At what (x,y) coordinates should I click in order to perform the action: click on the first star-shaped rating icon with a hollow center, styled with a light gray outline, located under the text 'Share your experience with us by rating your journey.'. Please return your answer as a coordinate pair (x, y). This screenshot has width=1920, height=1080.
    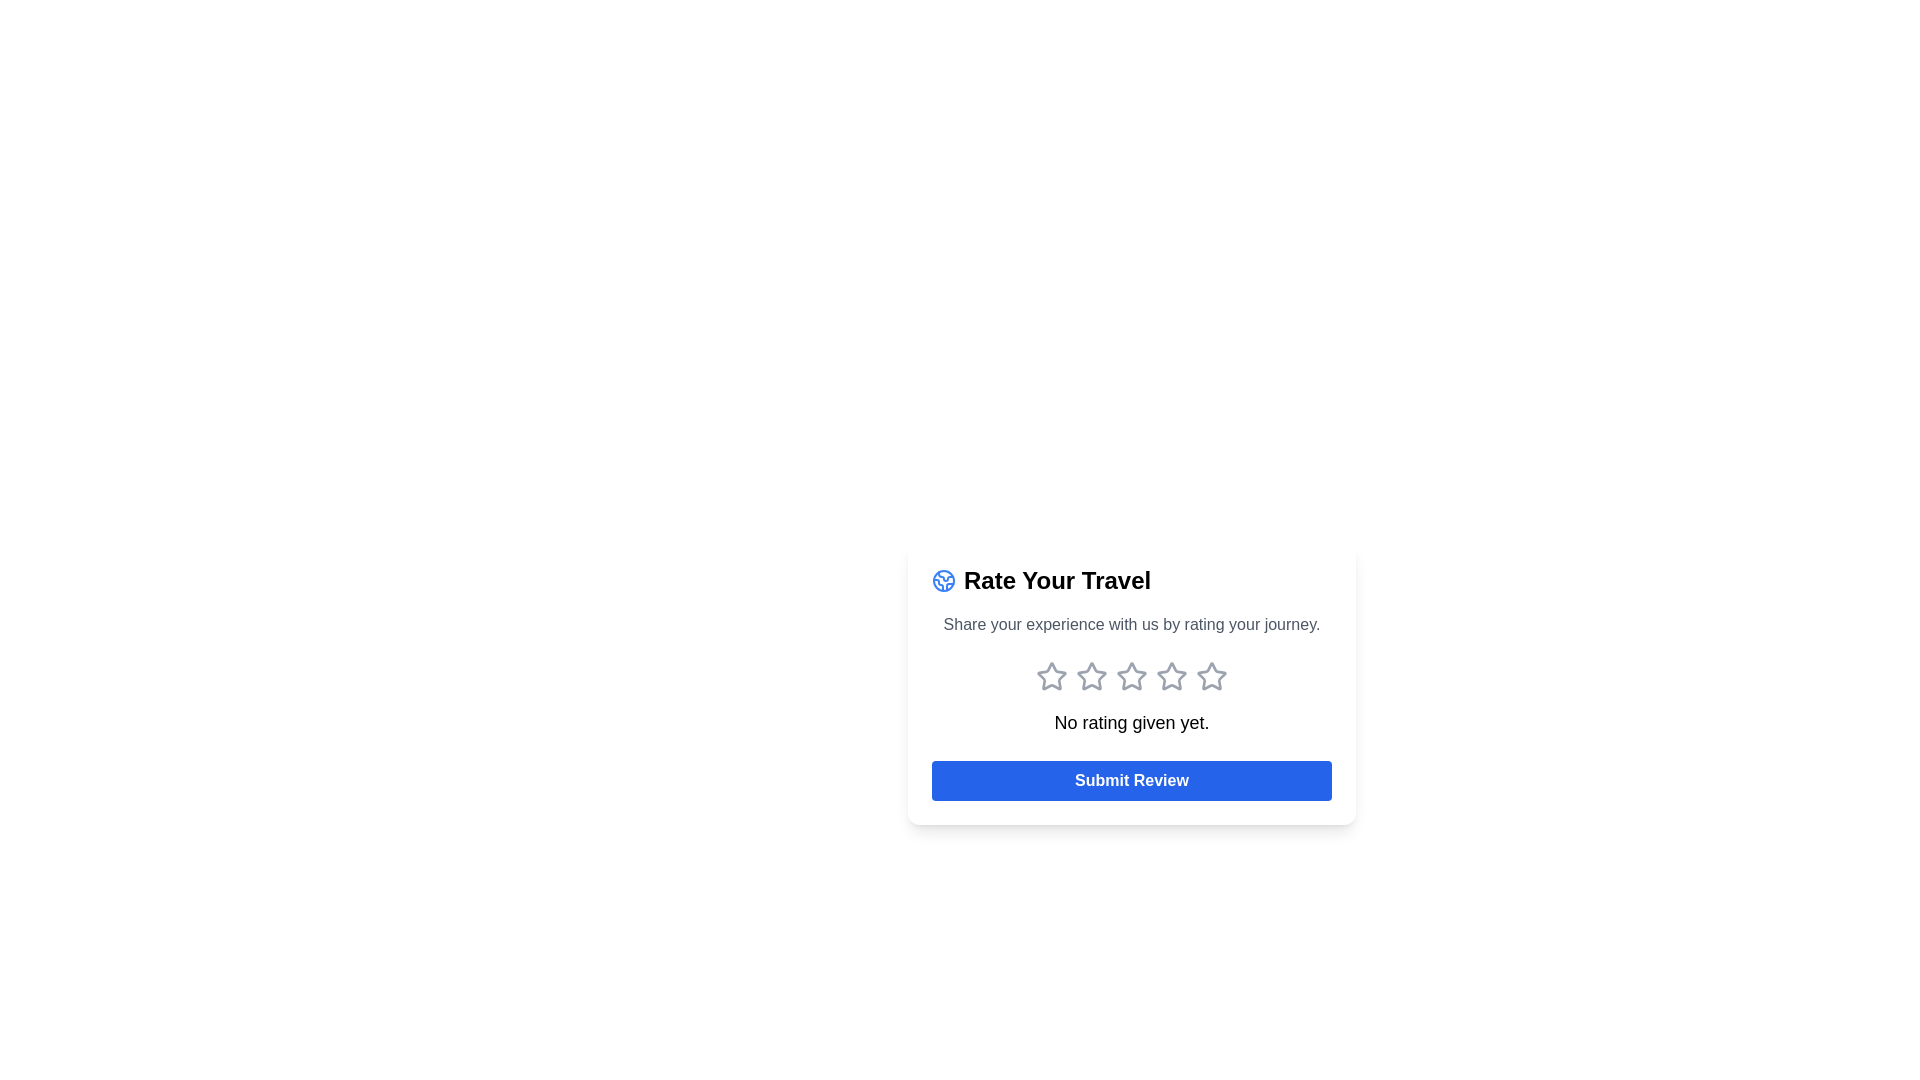
    Looking at the image, I should click on (1090, 675).